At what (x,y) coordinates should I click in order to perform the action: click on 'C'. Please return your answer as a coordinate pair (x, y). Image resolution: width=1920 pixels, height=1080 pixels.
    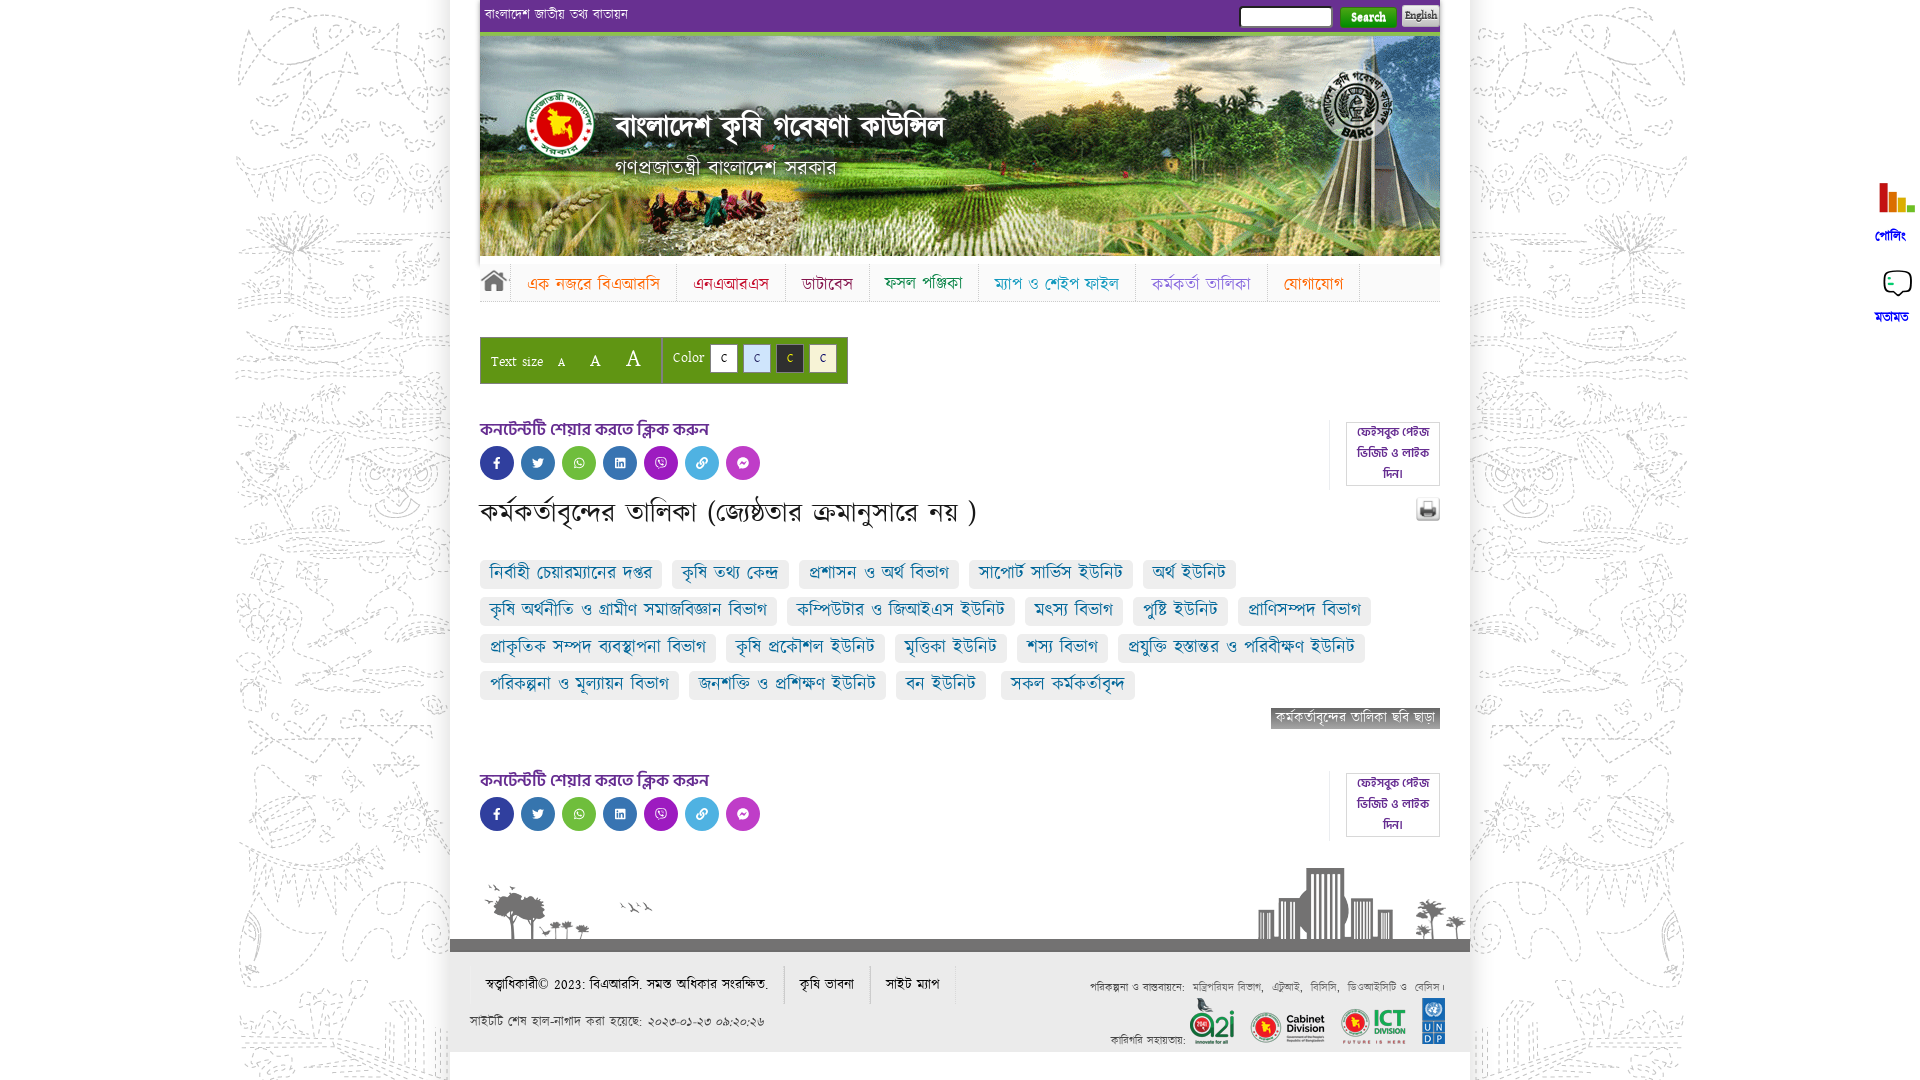
    Looking at the image, I should click on (756, 357).